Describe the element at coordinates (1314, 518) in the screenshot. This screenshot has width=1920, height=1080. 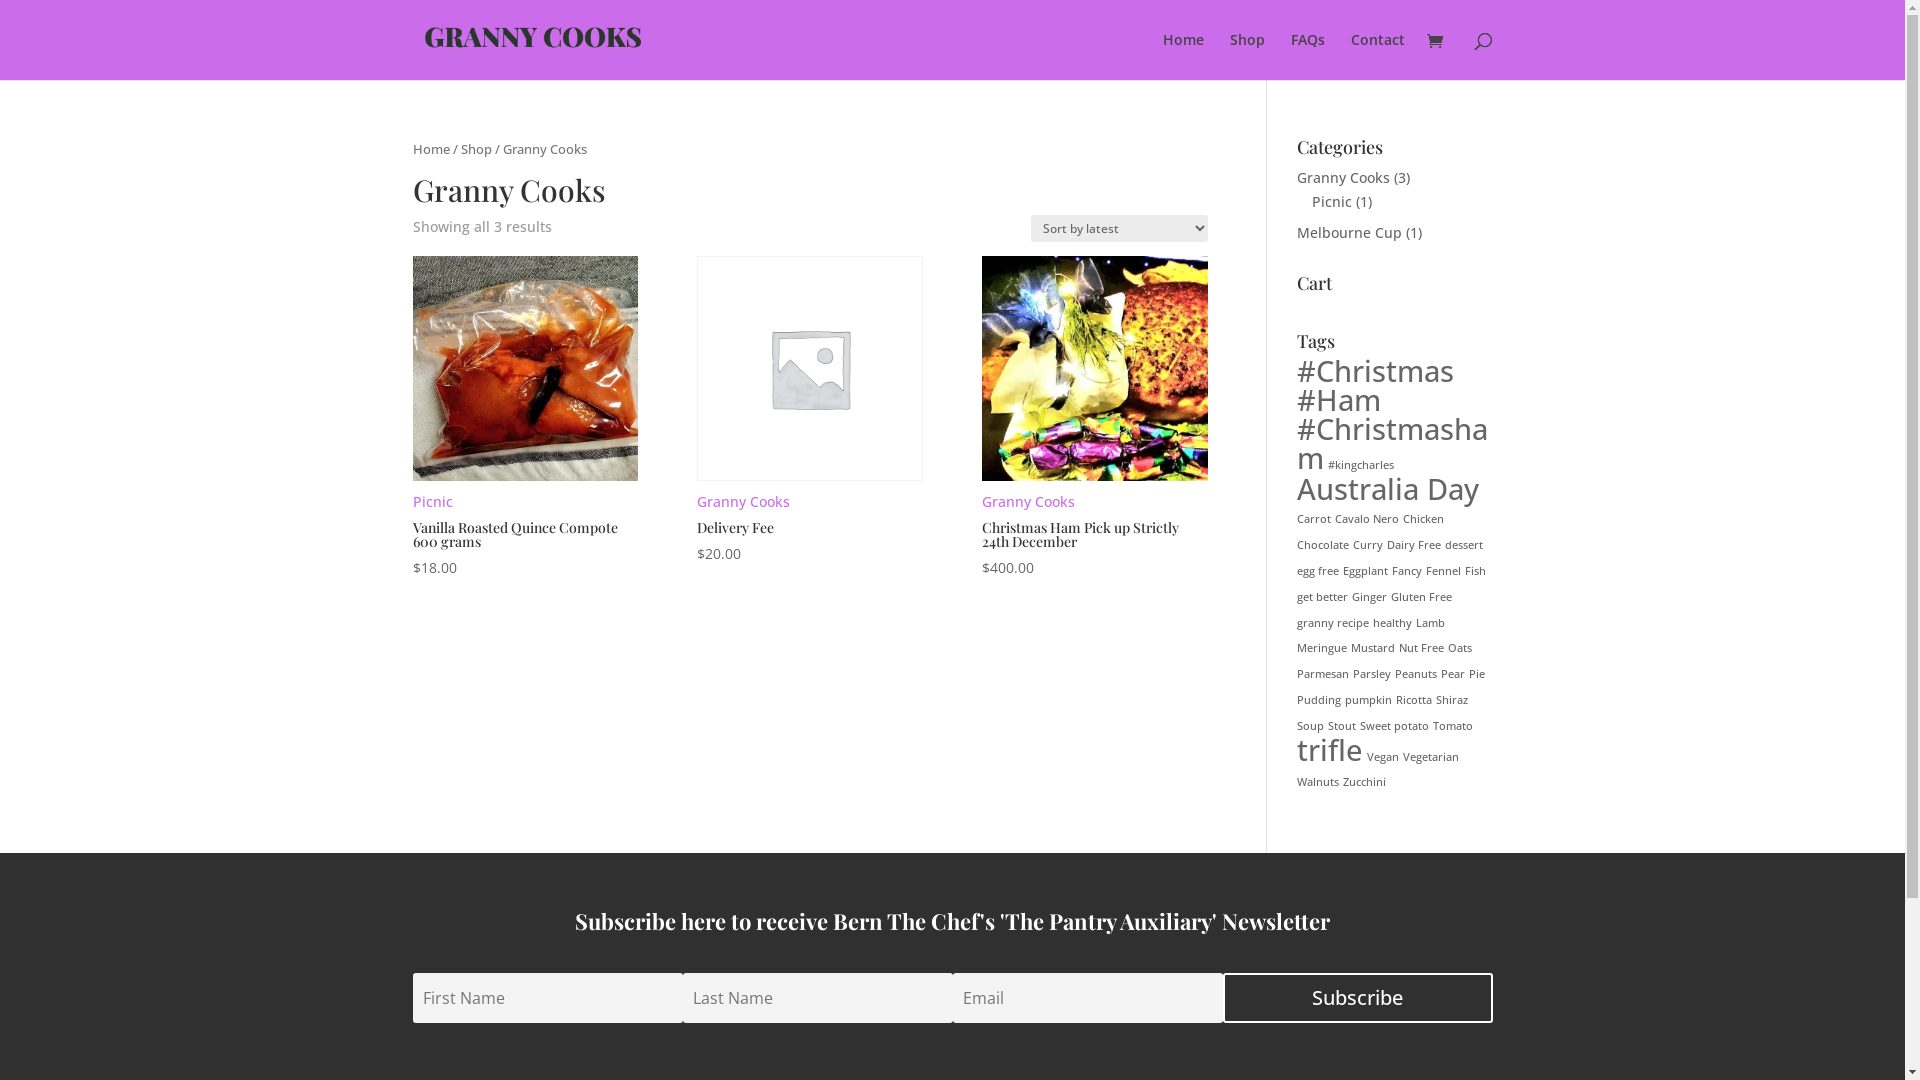
I see `'Carrot'` at that location.